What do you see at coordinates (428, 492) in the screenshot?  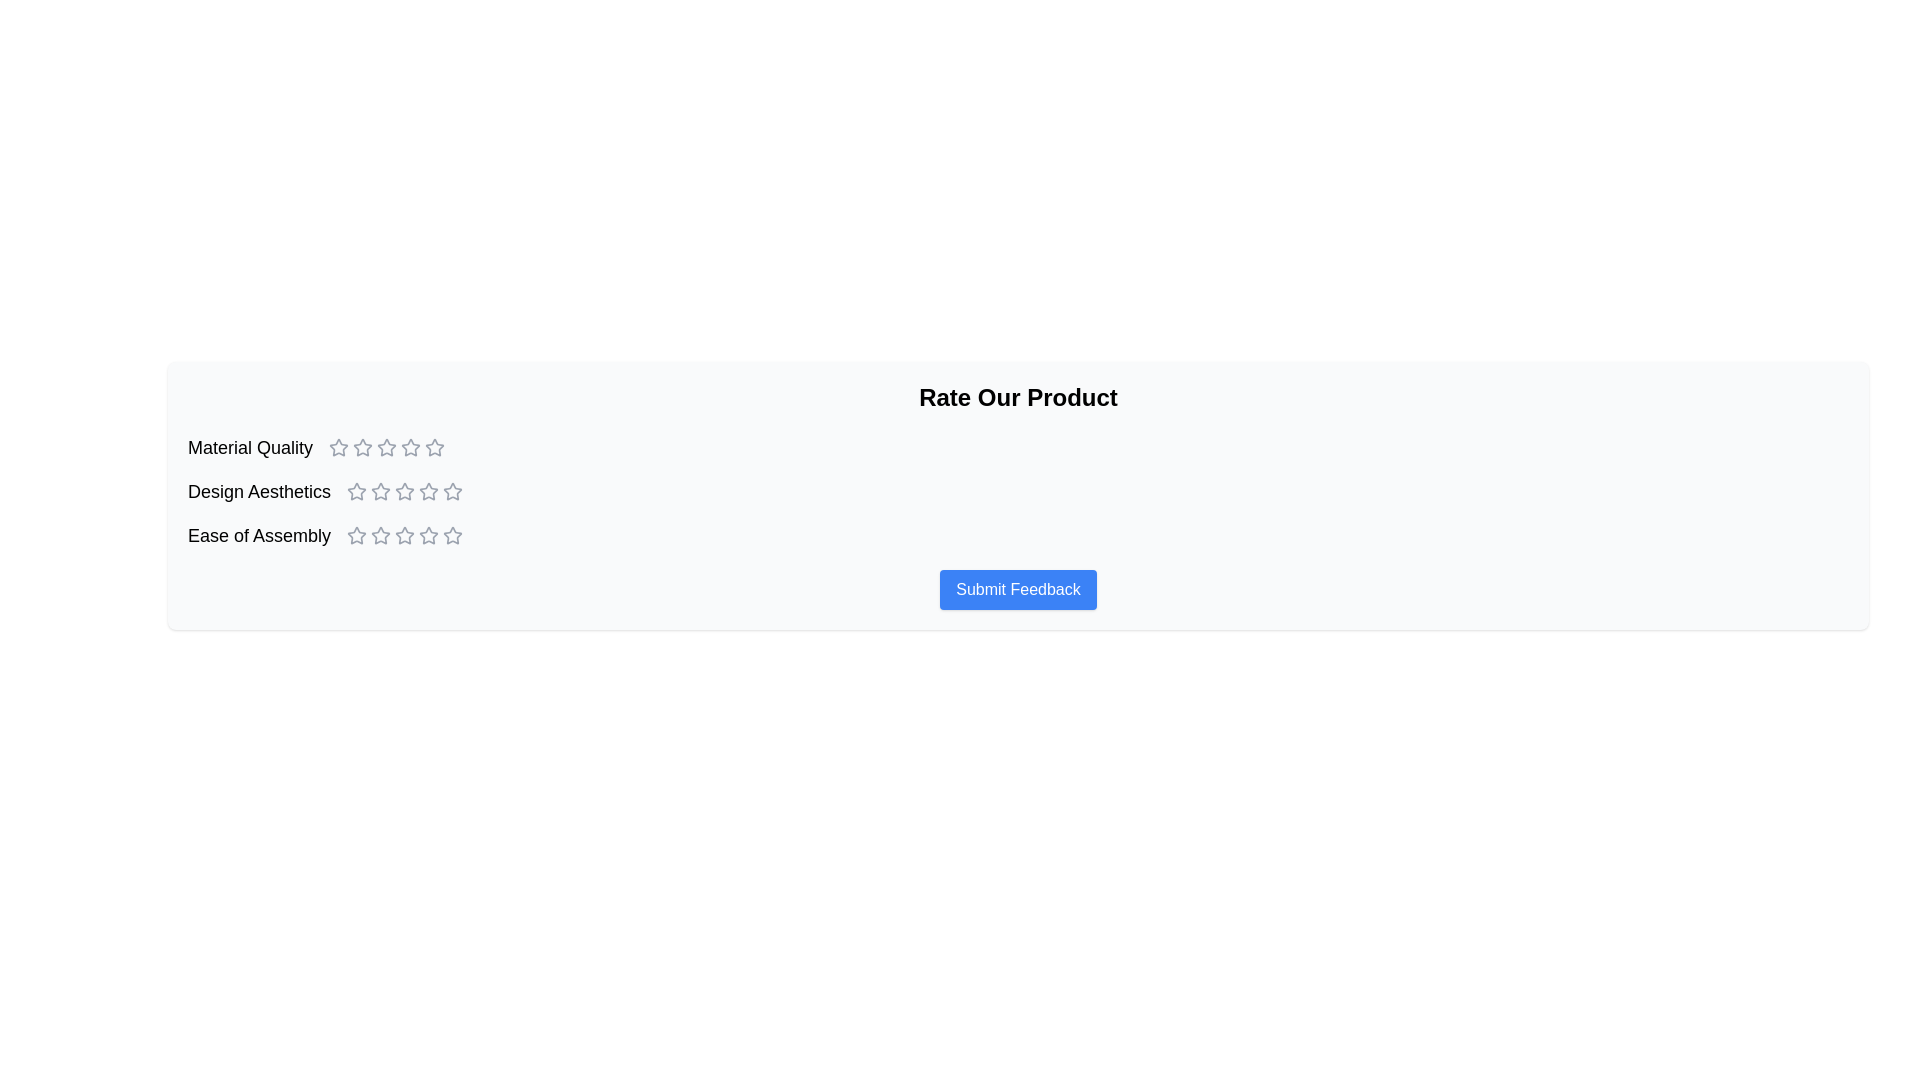 I see `the fifth star icon in the rating system for 'Design Aesthetics' to give a rating` at bounding box center [428, 492].